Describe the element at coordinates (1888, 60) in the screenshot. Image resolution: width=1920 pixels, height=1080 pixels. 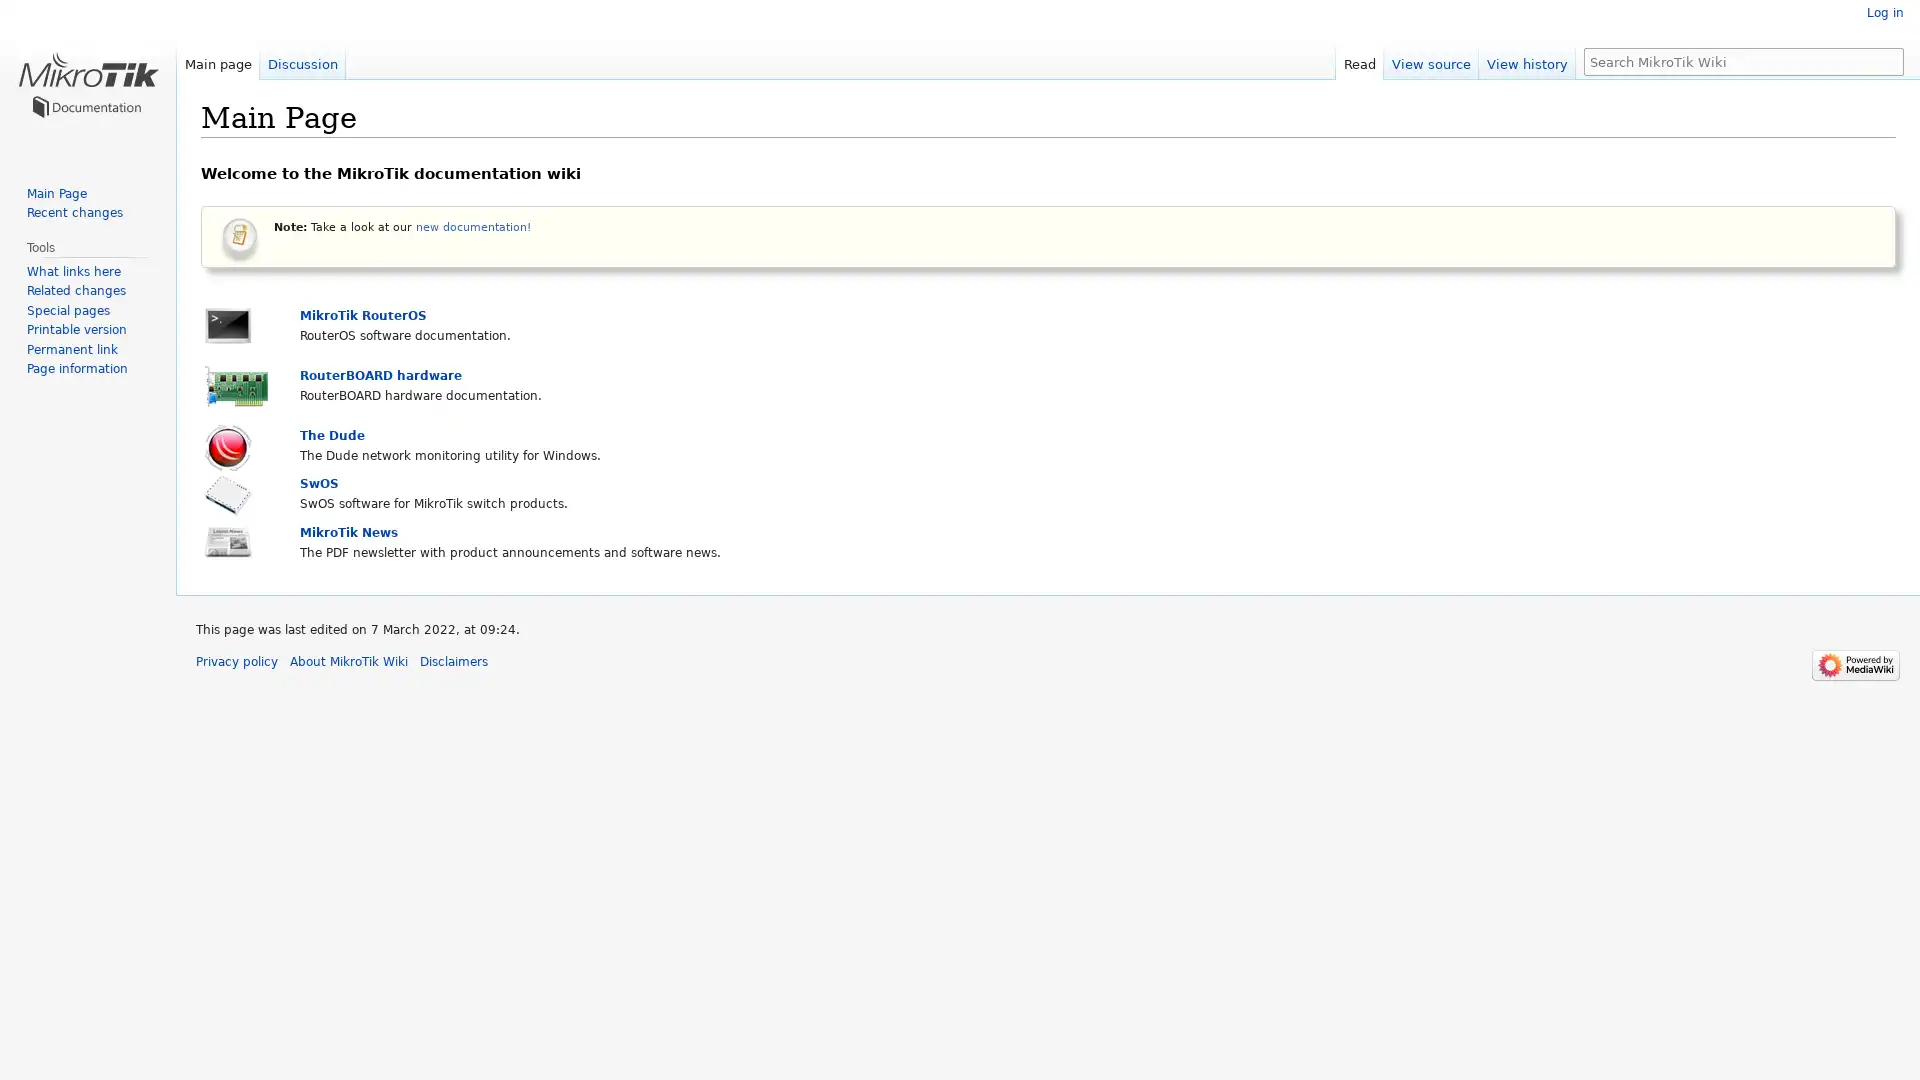
I see `Go` at that location.